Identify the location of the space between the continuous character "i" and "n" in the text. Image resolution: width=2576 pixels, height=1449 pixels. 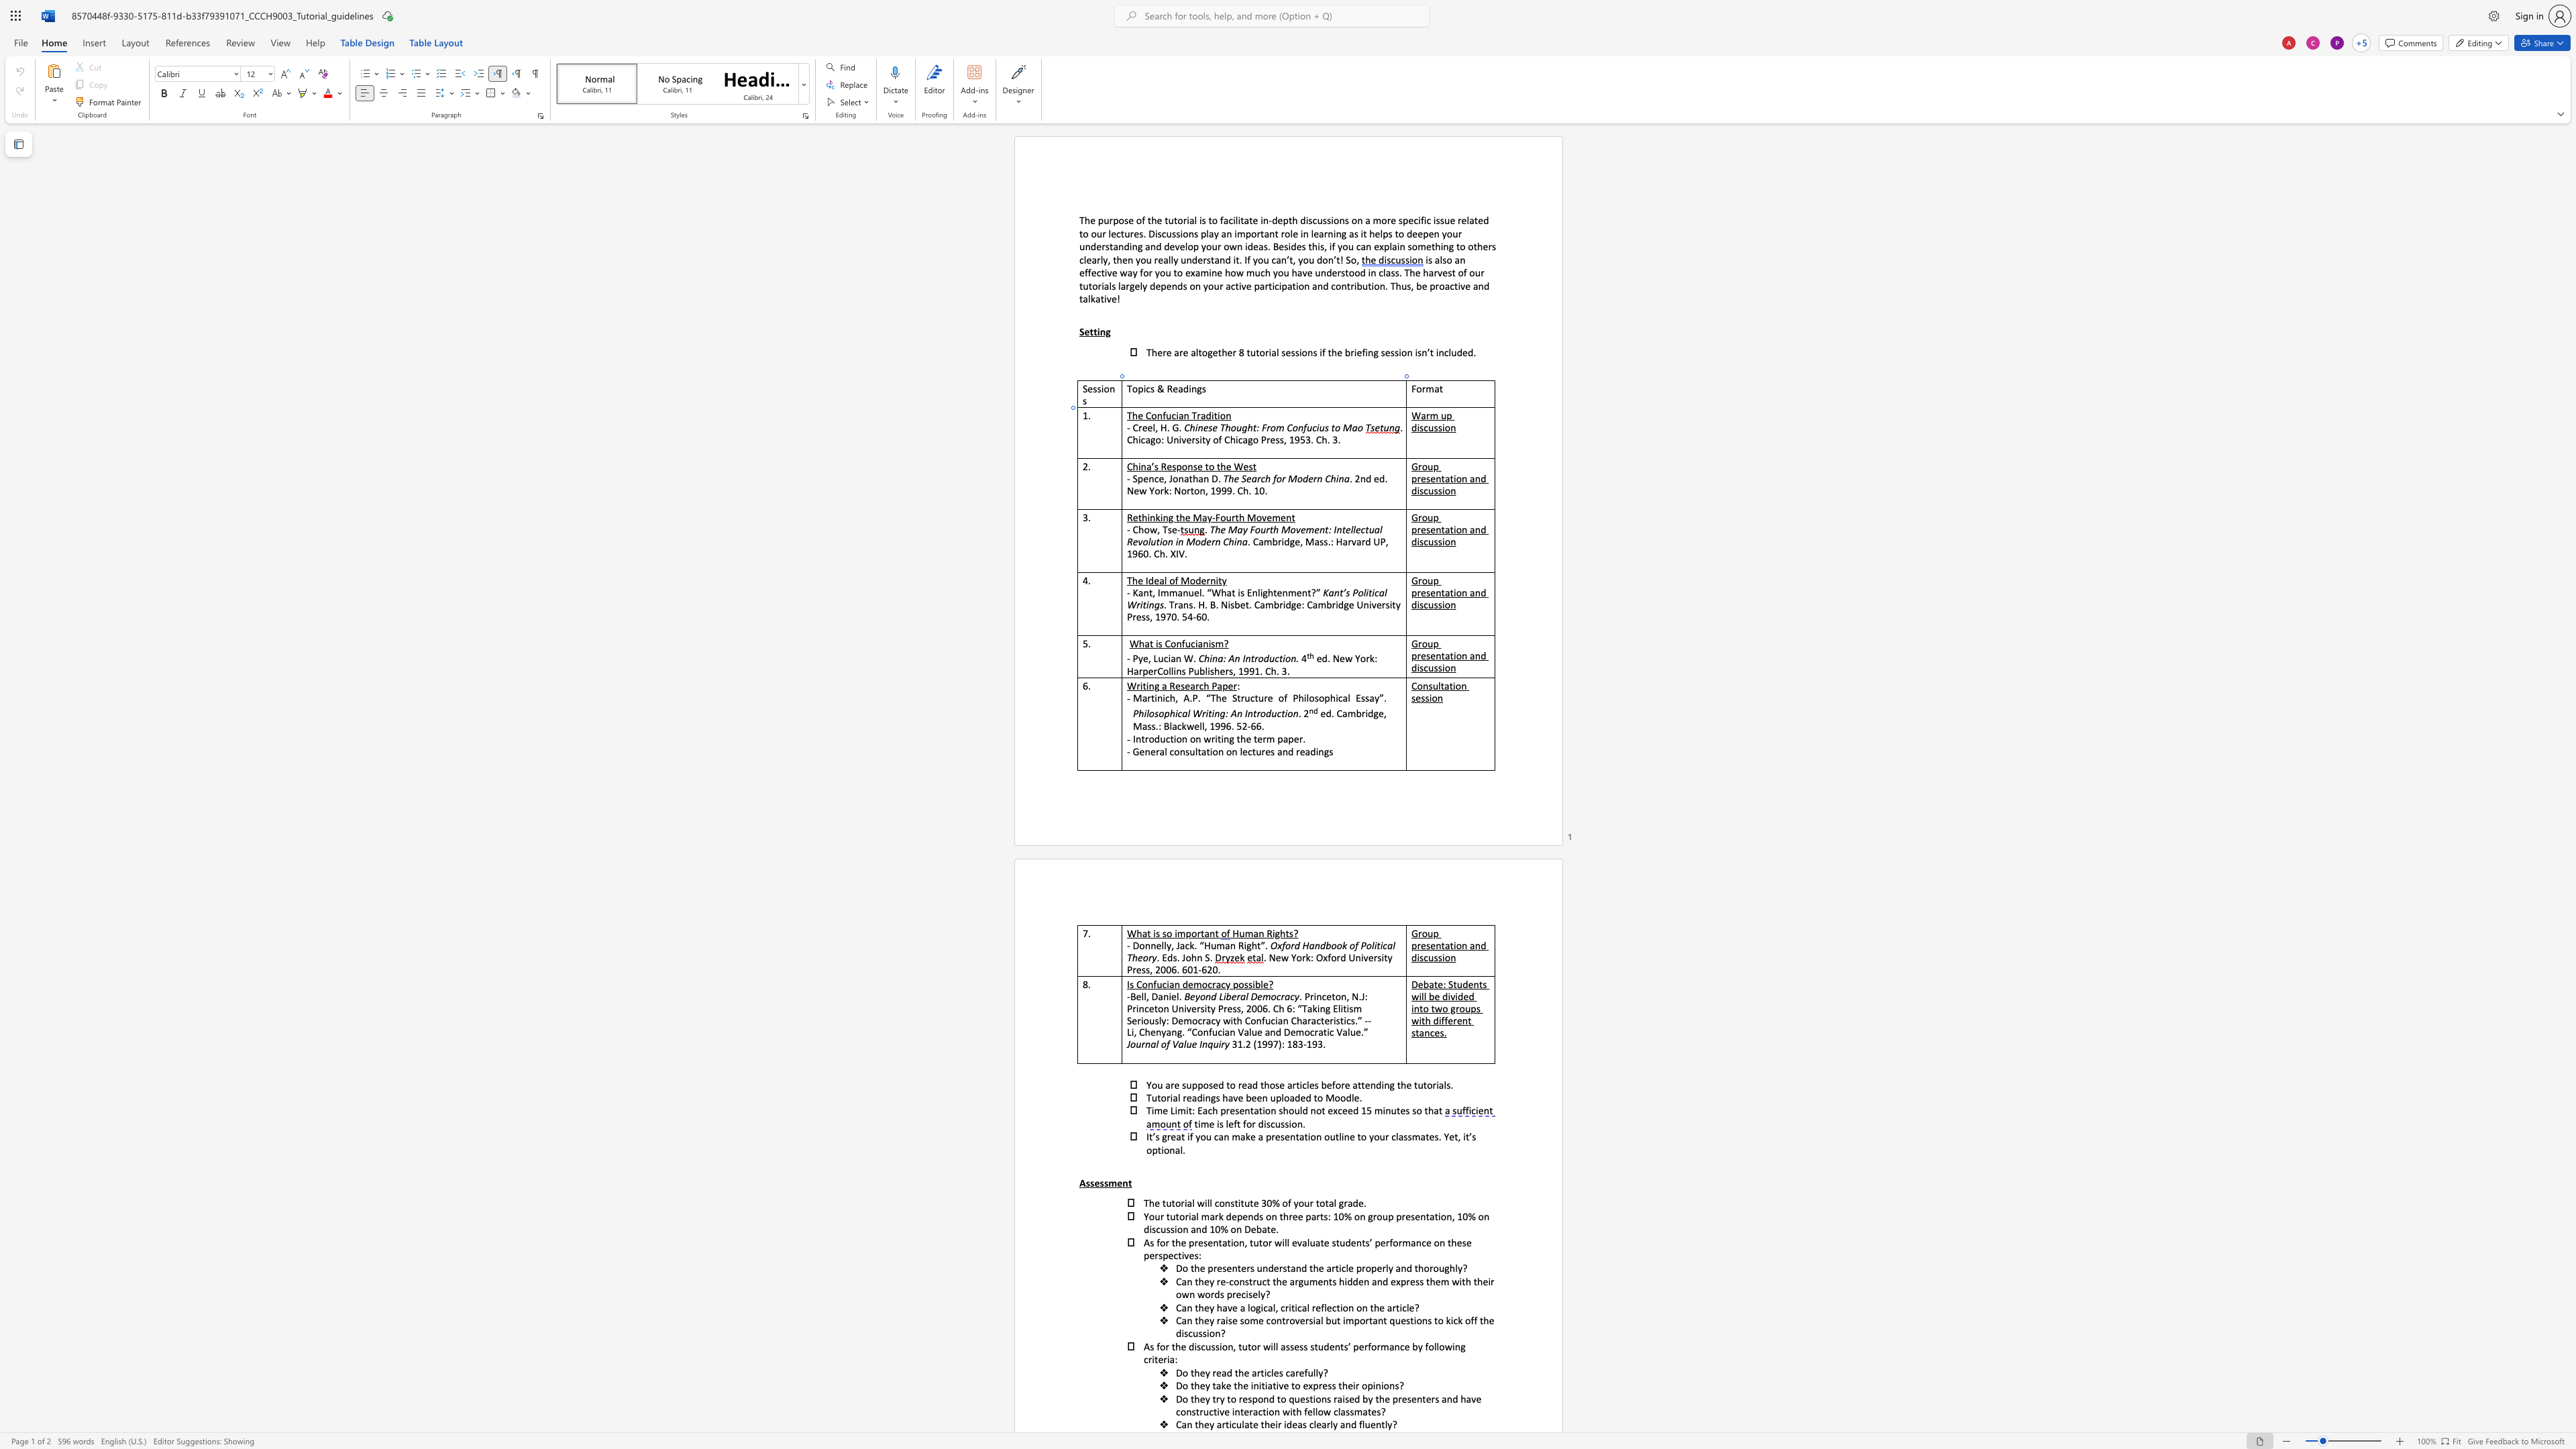
(1140, 466).